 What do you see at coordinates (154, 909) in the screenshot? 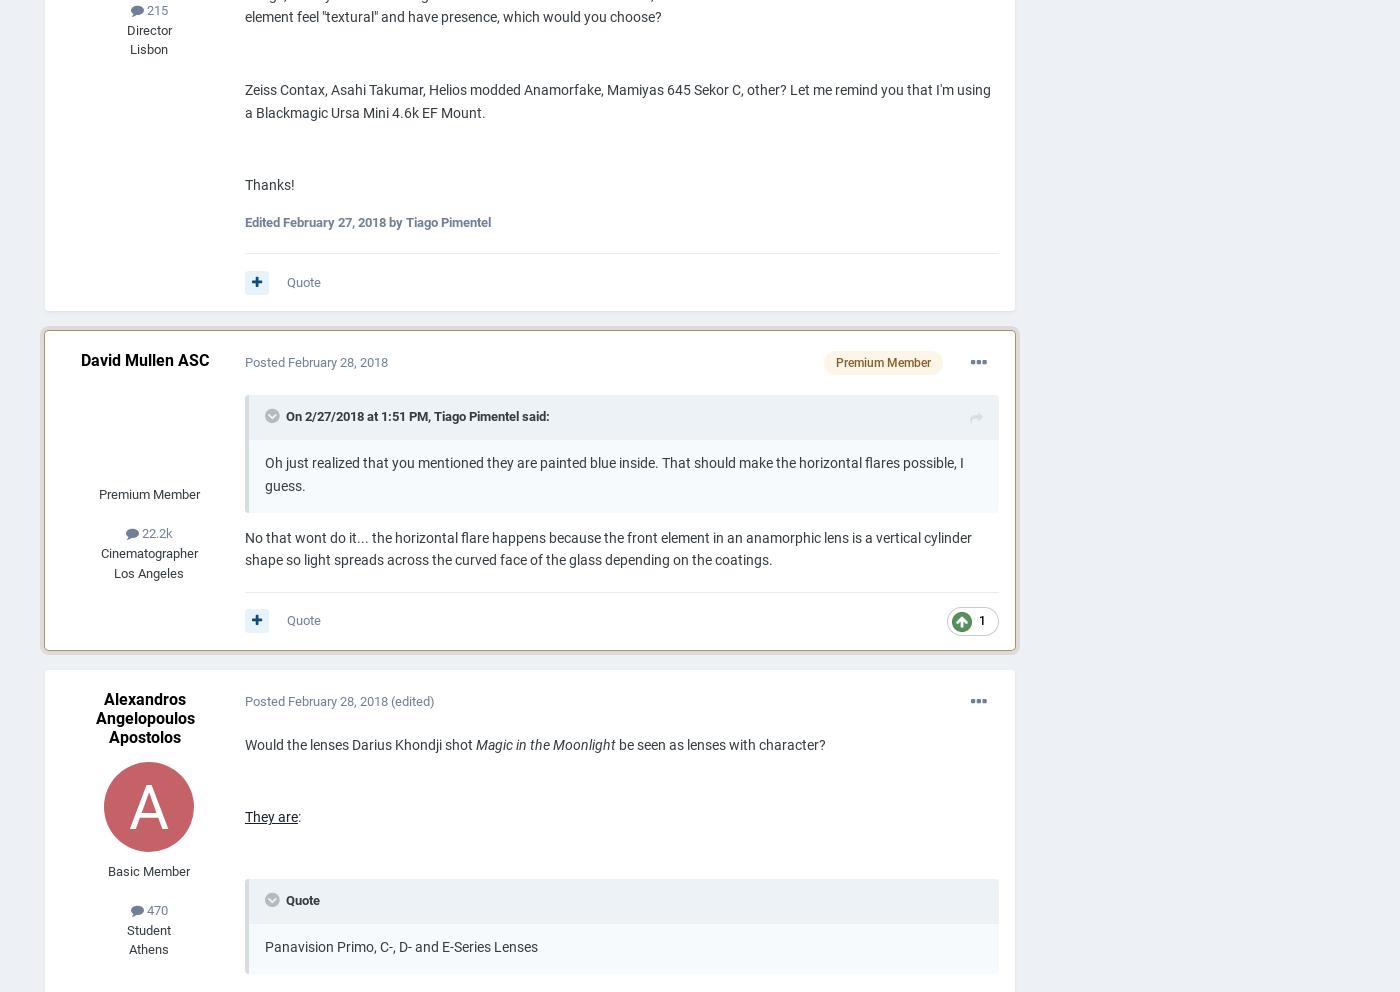
I see `'470'` at bounding box center [154, 909].